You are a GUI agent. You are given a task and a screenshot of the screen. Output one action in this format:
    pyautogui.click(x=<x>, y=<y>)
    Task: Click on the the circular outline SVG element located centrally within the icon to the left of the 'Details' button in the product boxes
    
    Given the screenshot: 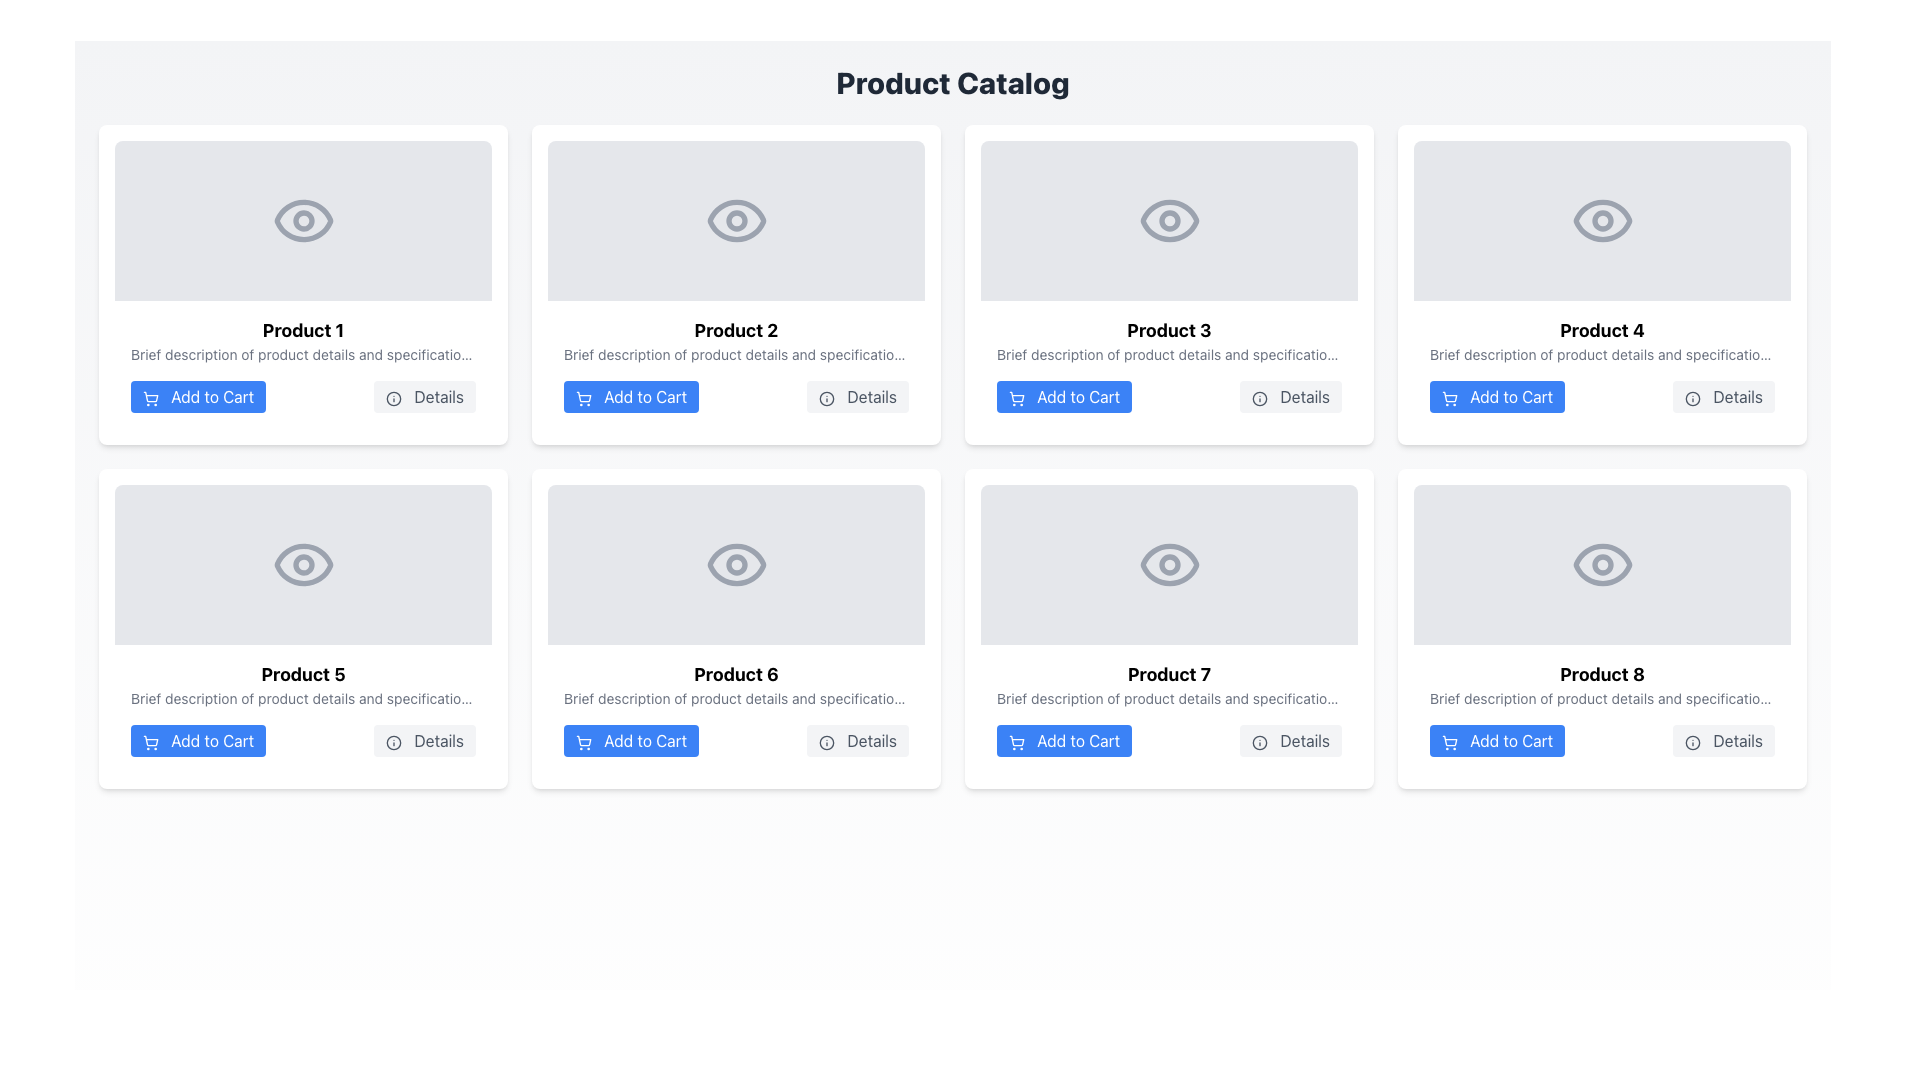 What is the action you would take?
    pyautogui.click(x=394, y=398)
    